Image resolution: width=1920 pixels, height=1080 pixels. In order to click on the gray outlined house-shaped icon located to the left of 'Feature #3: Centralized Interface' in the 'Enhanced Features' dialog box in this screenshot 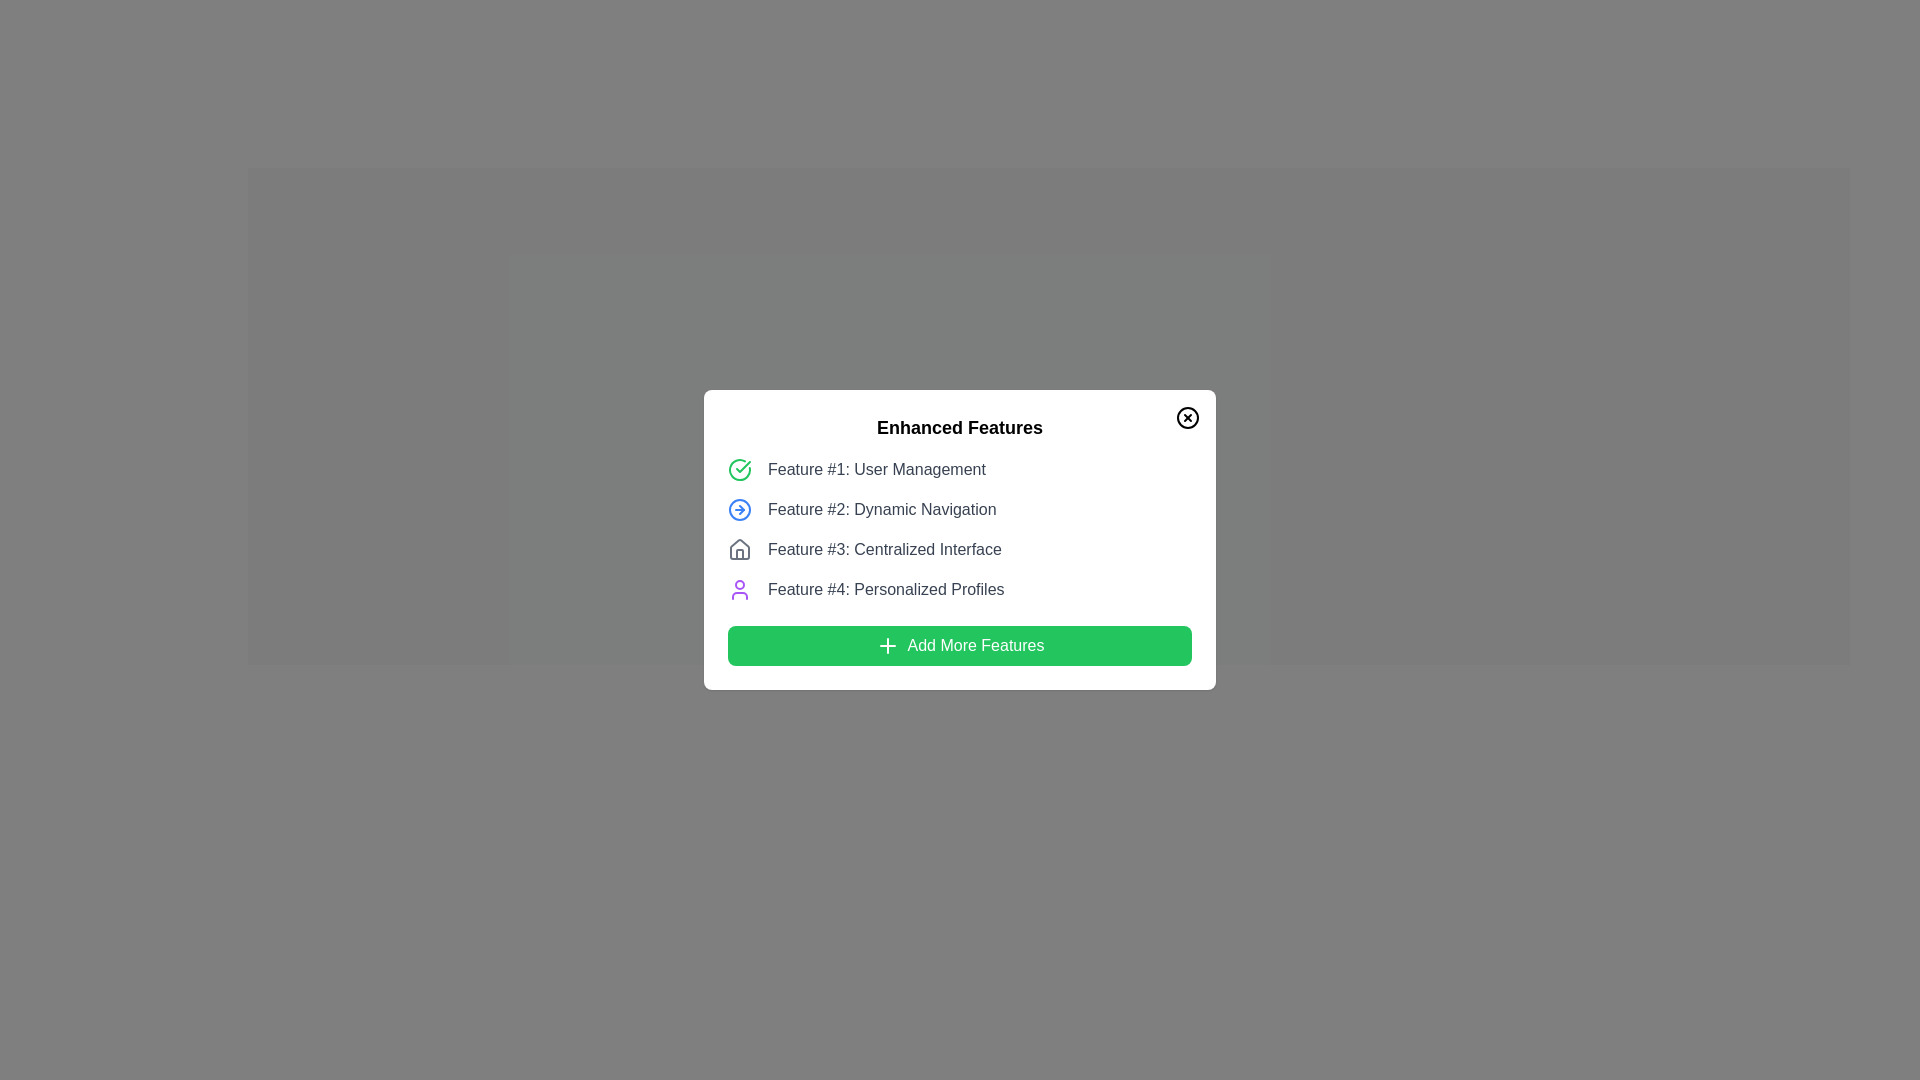, I will do `click(738, 550)`.